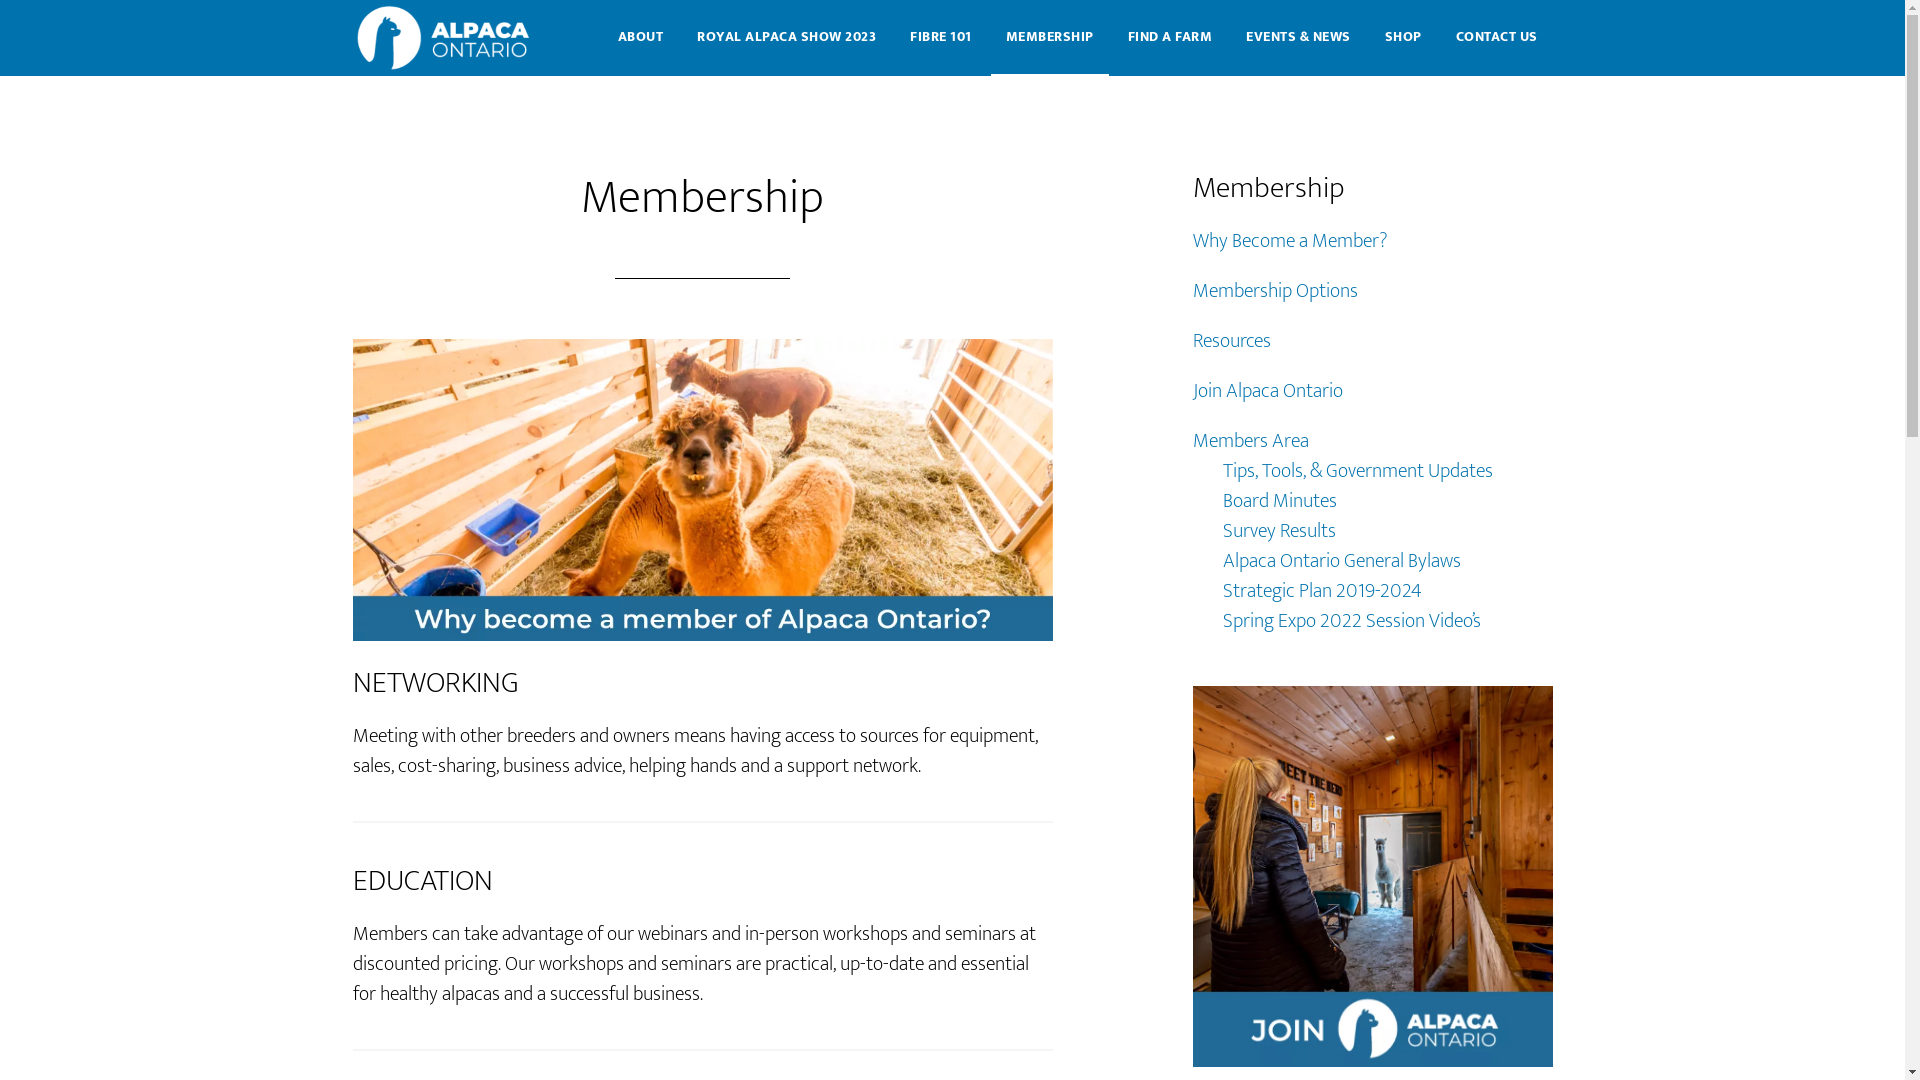  Describe the element at coordinates (1169, 38) in the screenshot. I see `'FIND A FARM'` at that location.